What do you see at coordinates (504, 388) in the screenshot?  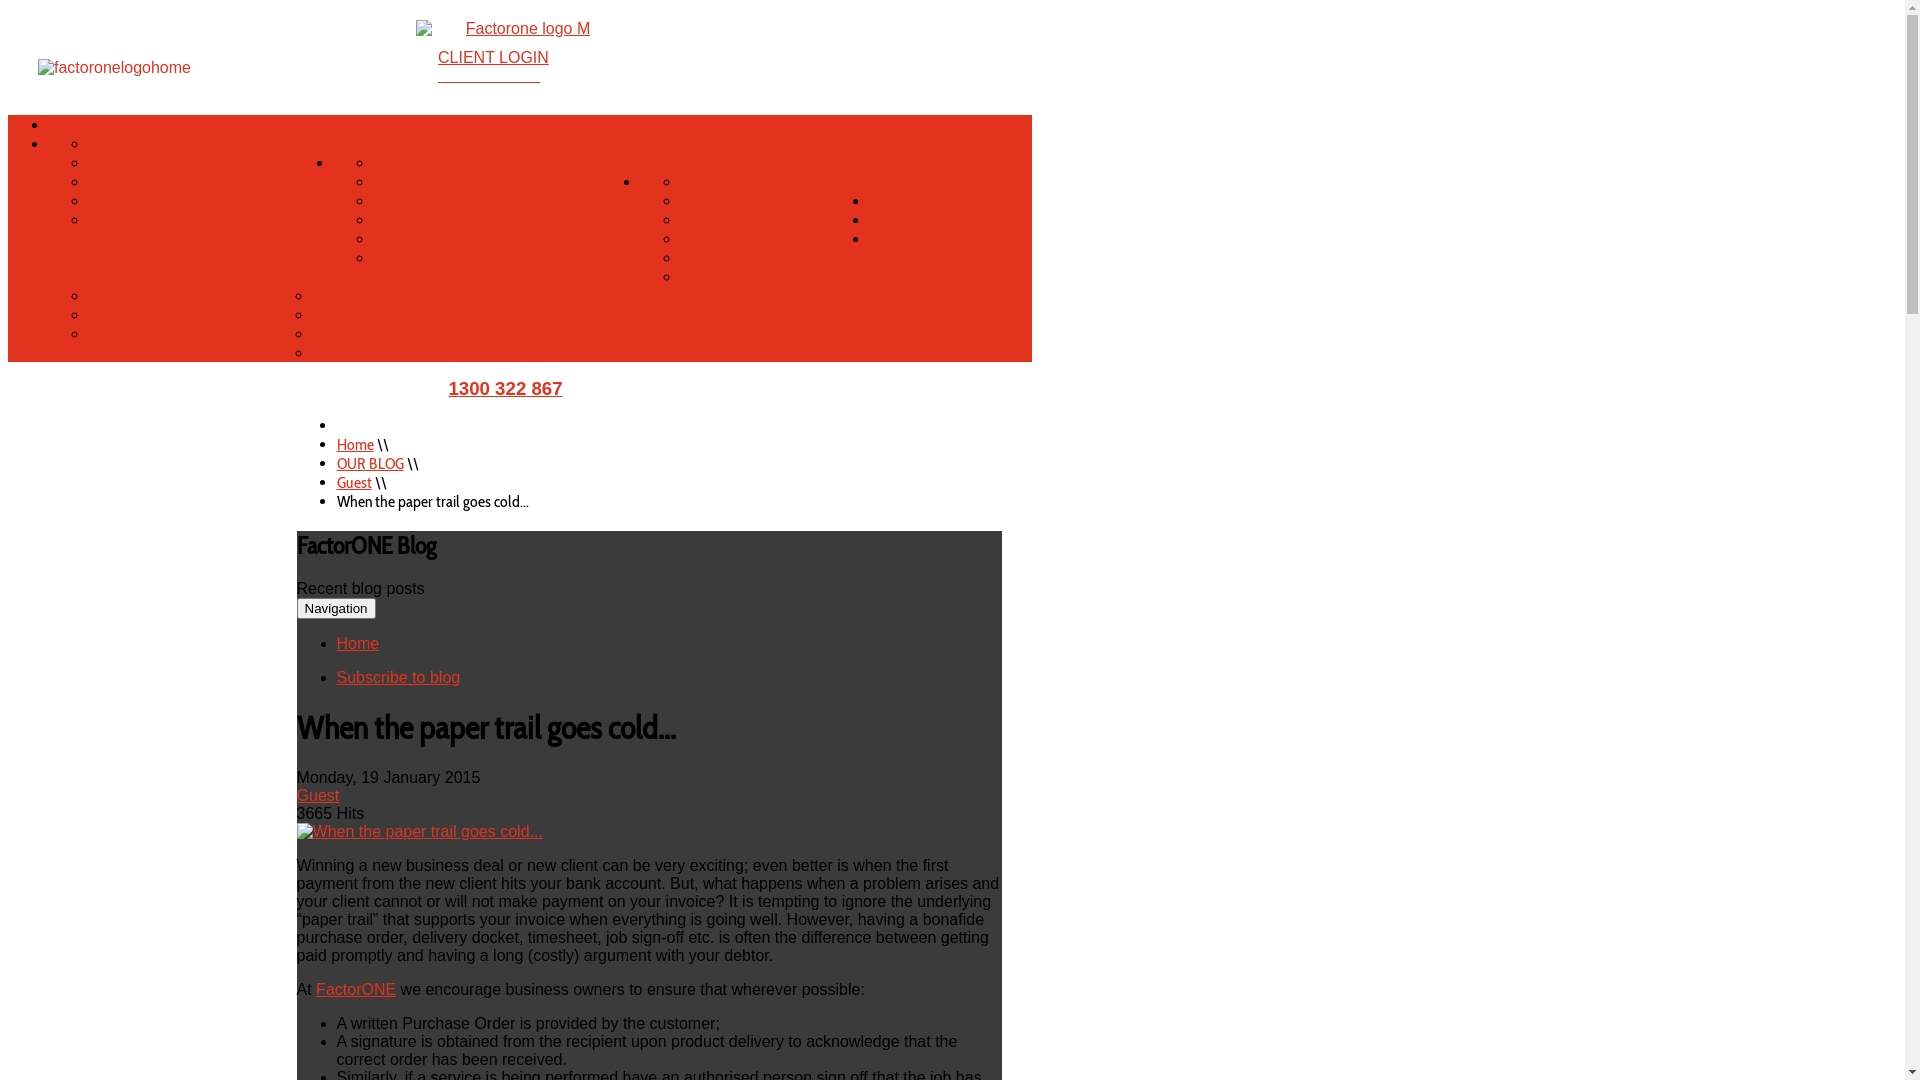 I see `'1300 322 867'` at bounding box center [504, 388].